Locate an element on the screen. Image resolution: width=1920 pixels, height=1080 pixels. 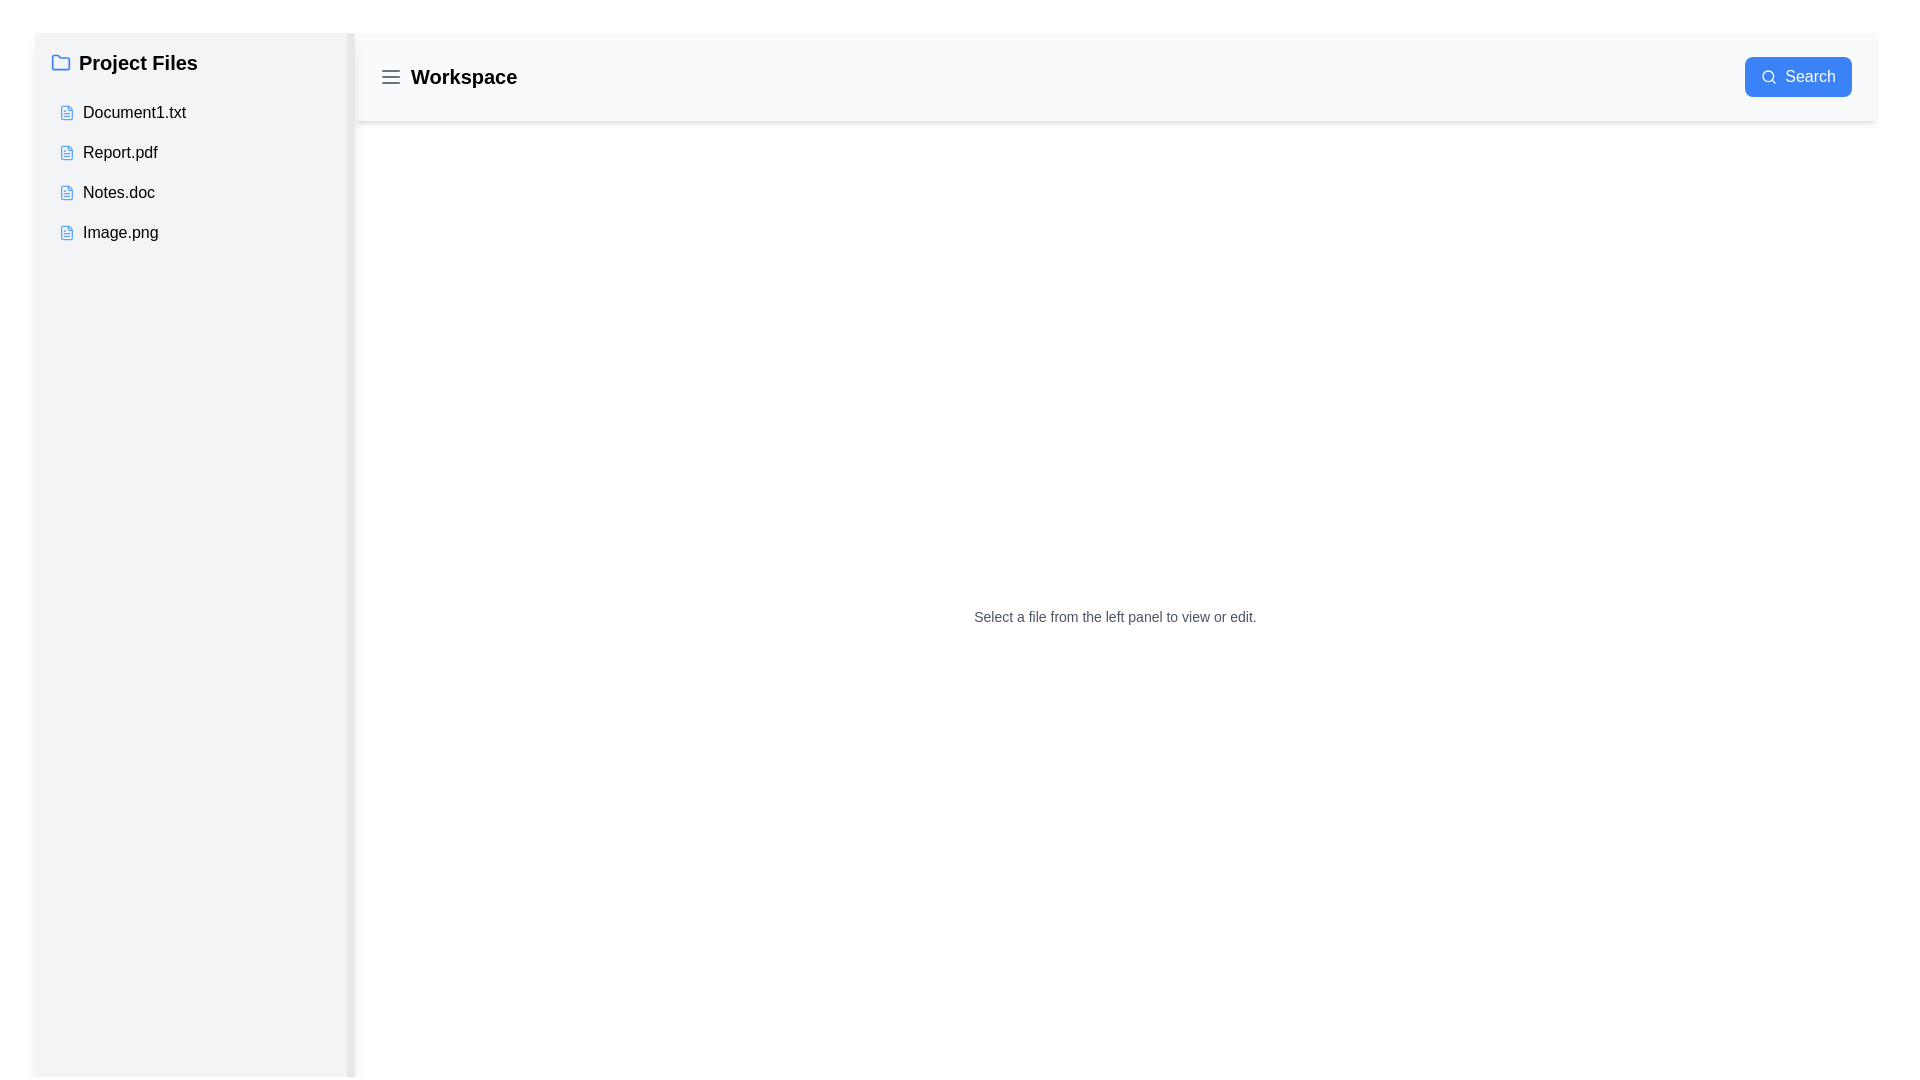
the icon representing the file 'Image.png' located at the leftmost side of its row is located at coordinates (67, 231).